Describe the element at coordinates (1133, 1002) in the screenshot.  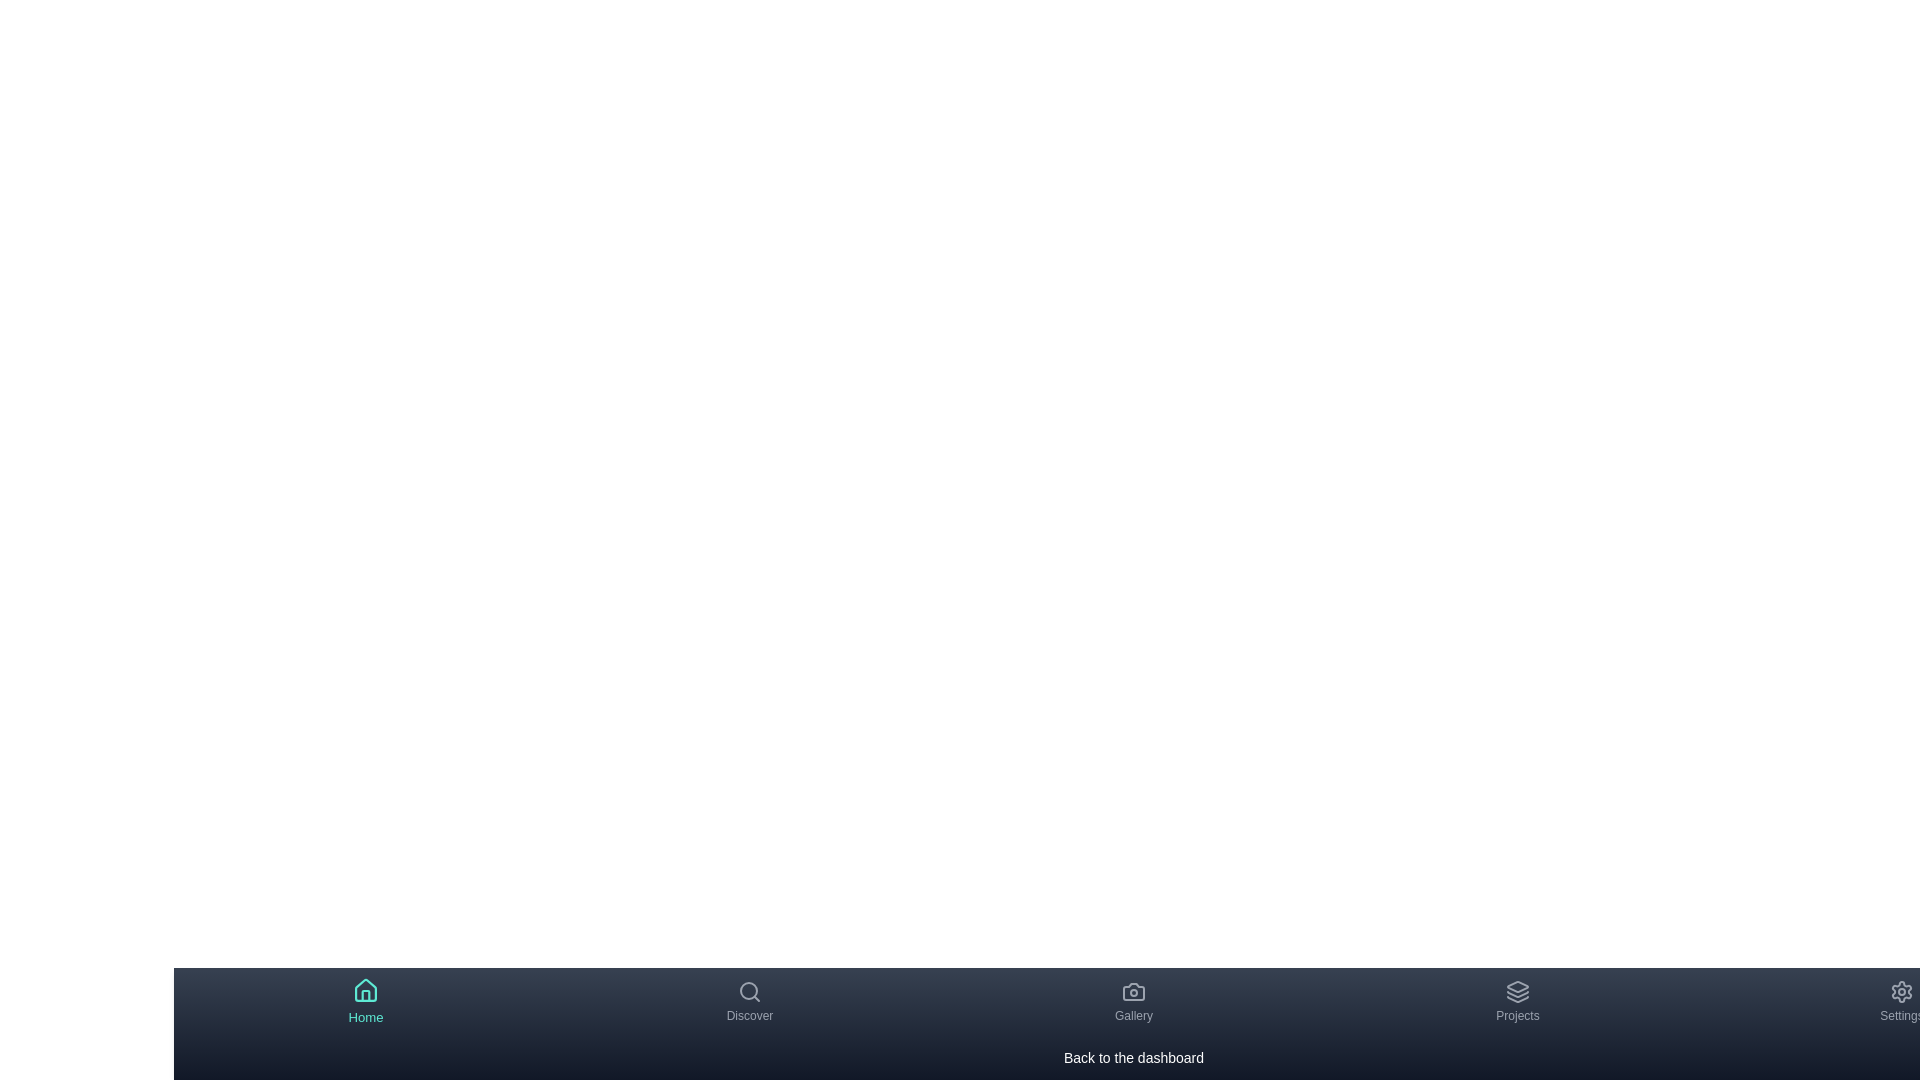
I see `the Gallery tab by clicking on its navigation item` at that location.